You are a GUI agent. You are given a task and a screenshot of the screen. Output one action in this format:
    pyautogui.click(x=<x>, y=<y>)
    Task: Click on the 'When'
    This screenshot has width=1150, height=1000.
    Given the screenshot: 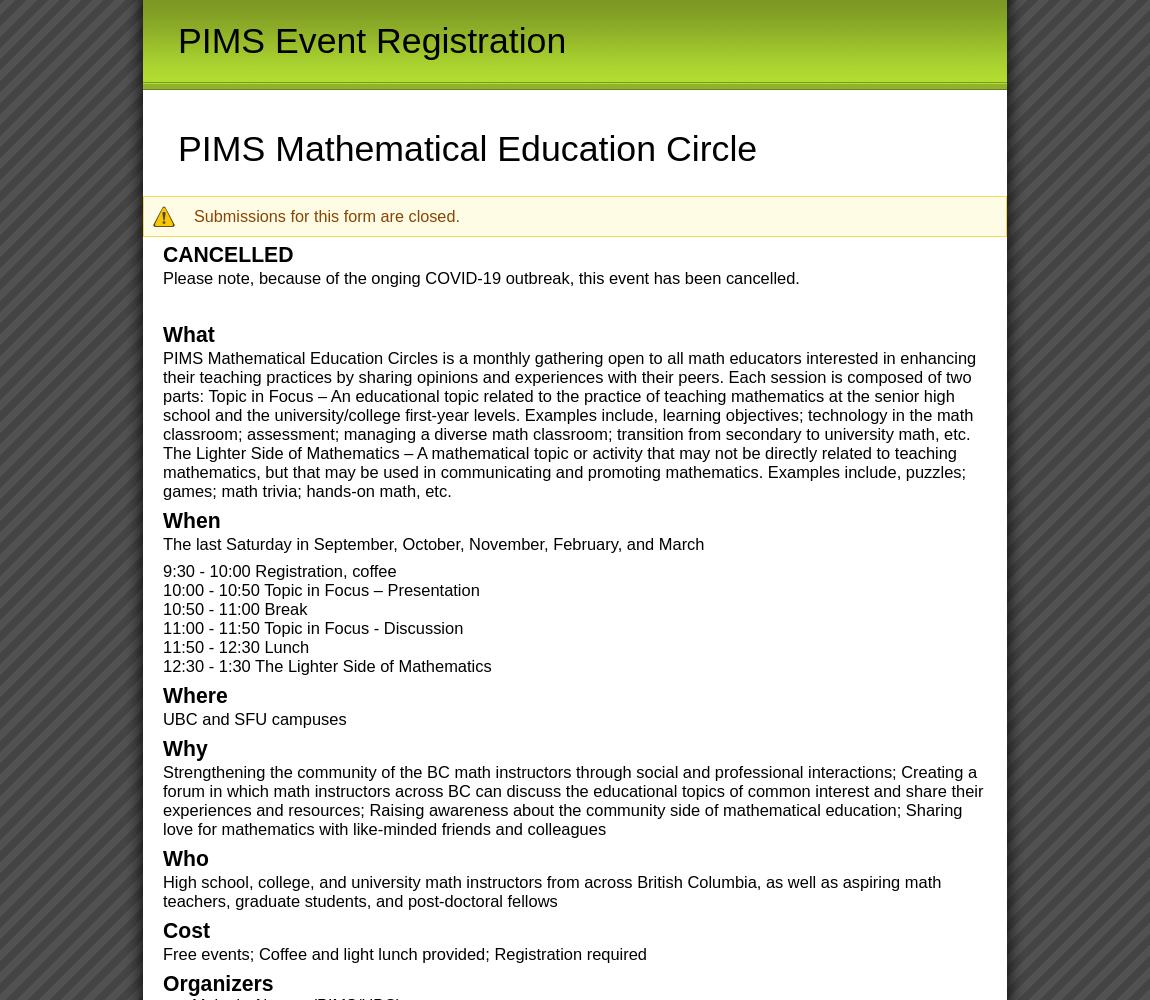 What is the action you would take?
    pyautogui.click(x=190, y=520)
    